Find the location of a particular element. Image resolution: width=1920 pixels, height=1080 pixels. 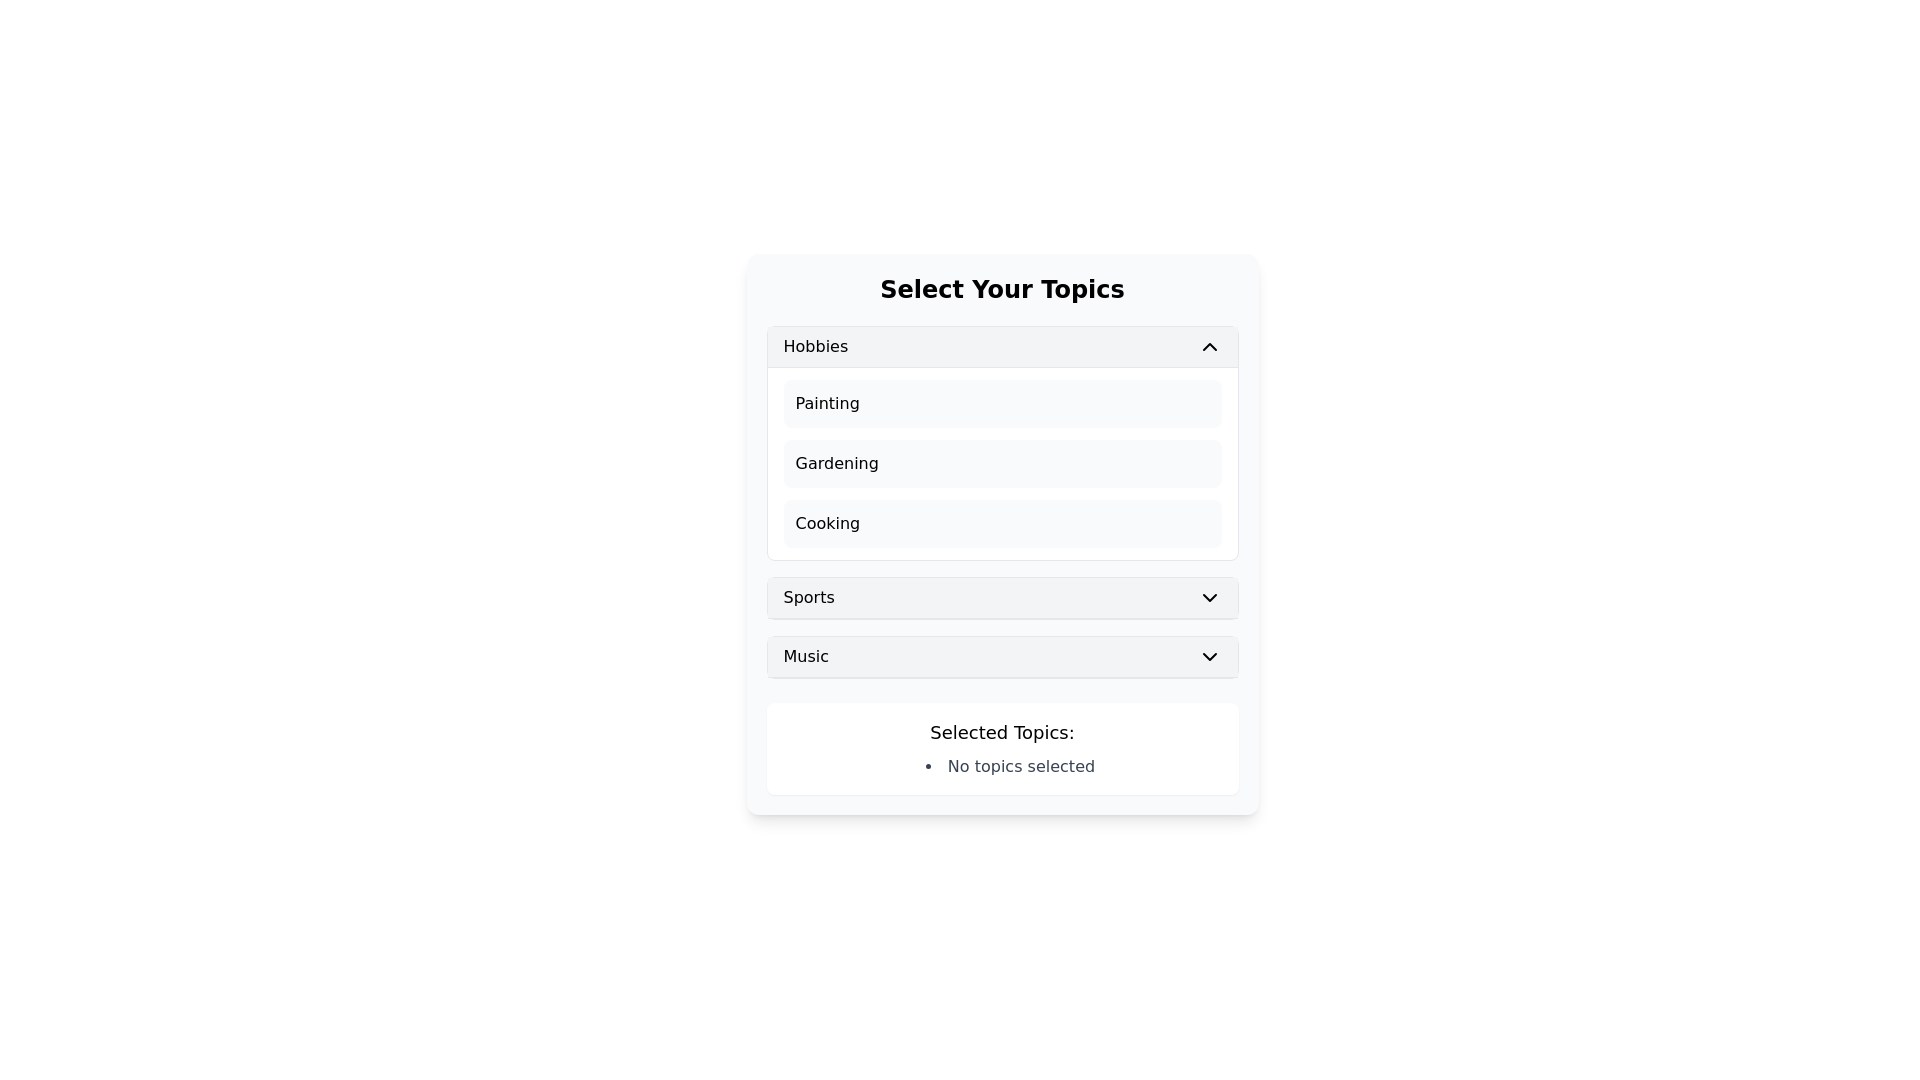

the 'Music' text label, which is styled with black text on a light gray background and is part of a selectable topic list is located at coordinates (806, 656).